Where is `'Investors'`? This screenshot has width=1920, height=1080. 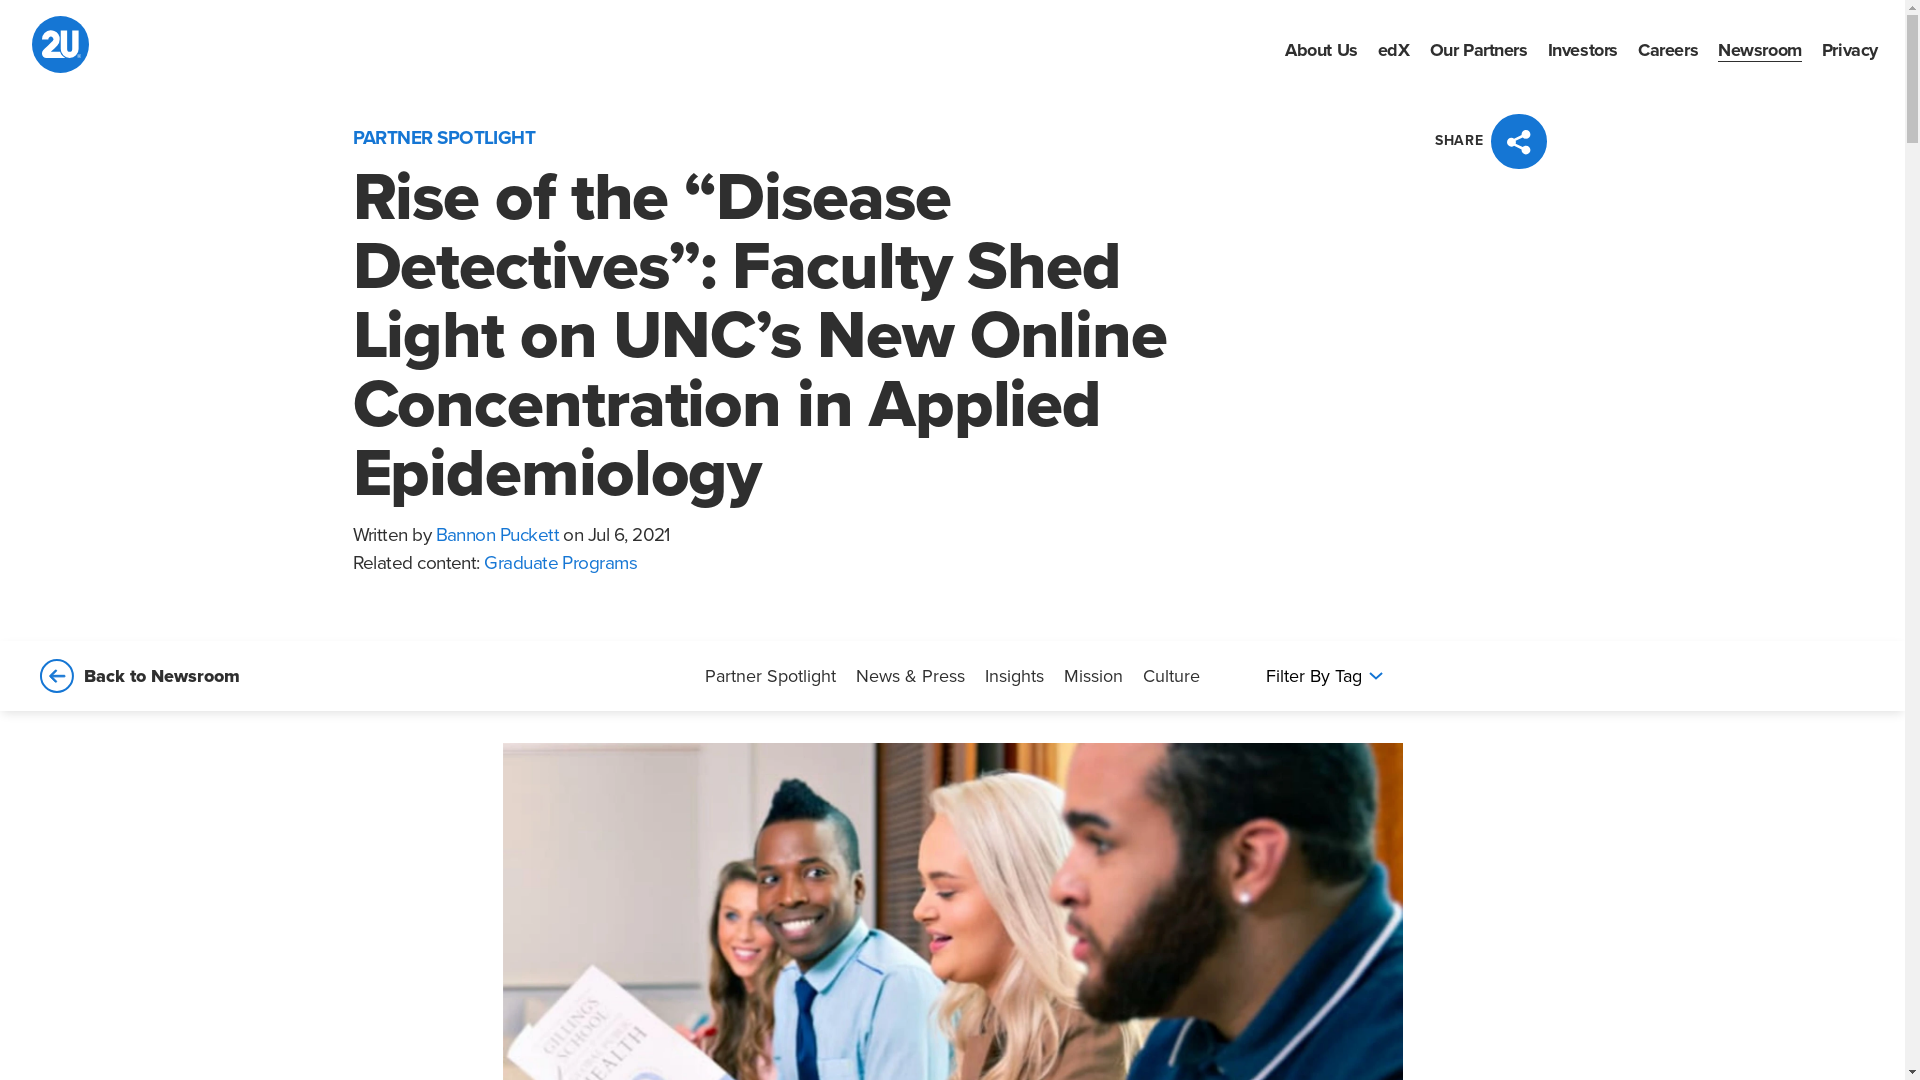
'Investors' is located at coordinates (1582, 48).